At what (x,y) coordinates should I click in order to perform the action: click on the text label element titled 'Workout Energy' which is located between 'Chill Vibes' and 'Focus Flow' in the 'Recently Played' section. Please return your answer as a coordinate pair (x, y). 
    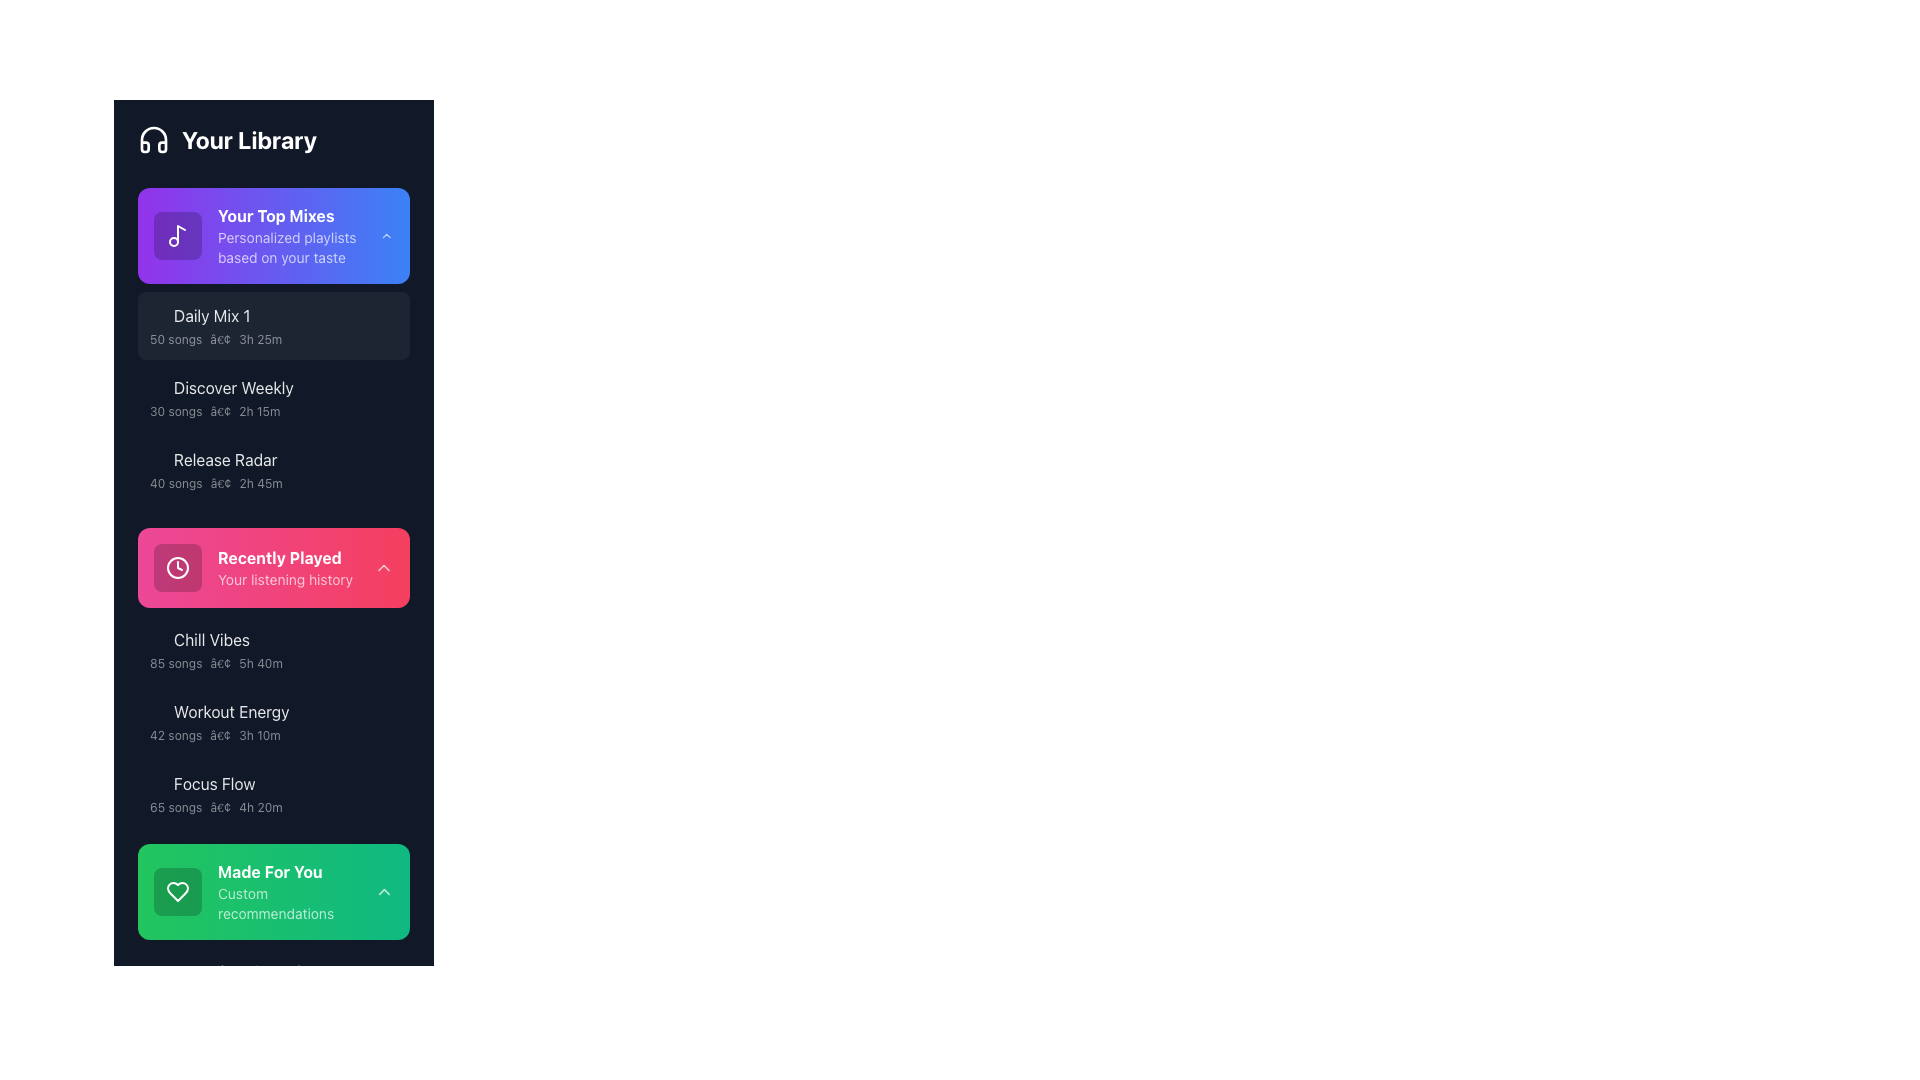
    Looking at the image, I should click on (231, 711).